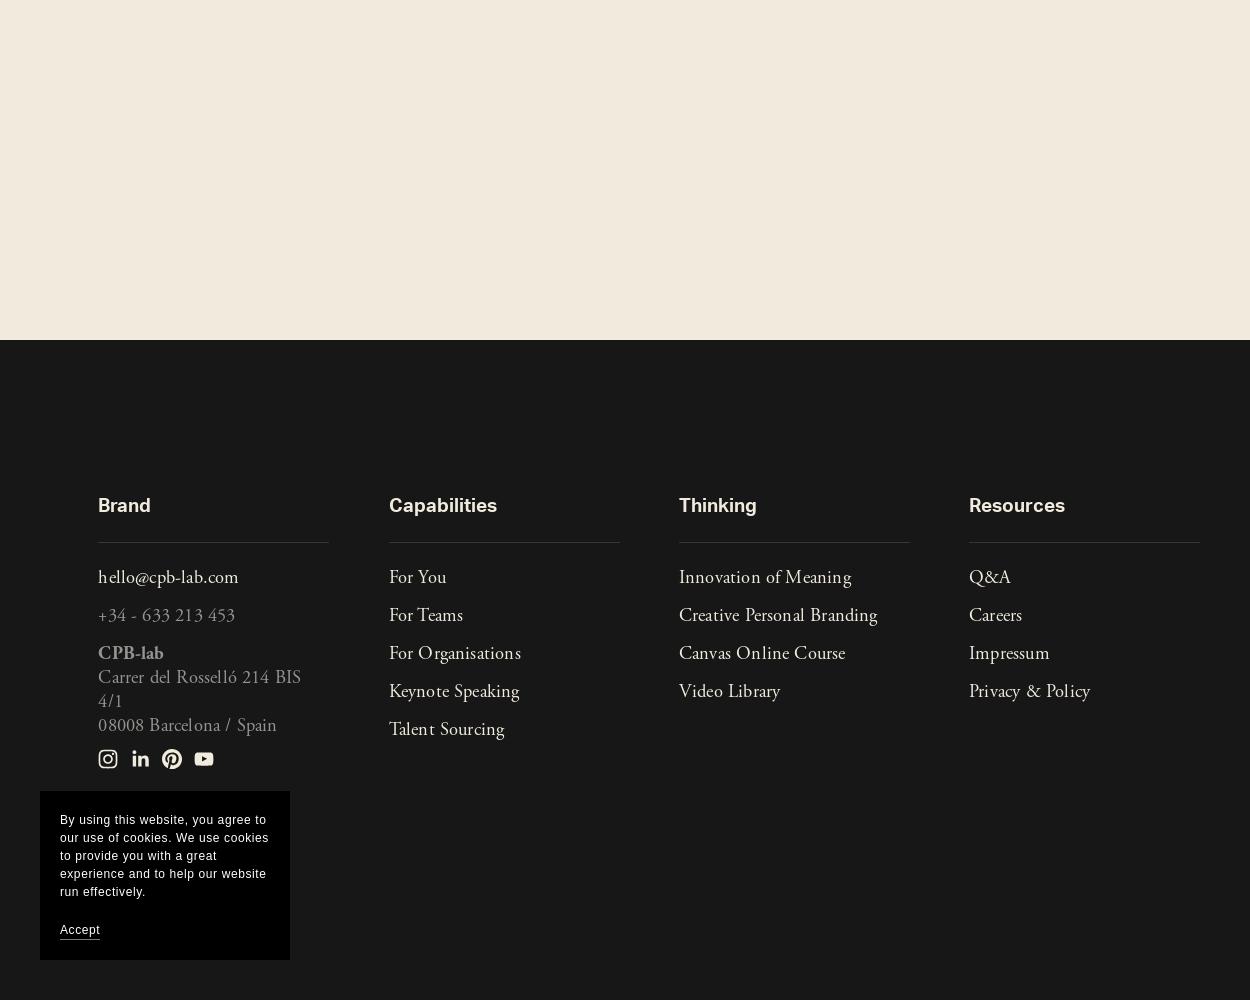 Image resolution: width=1250 pixels, height=1000 pixels. I want to click on 'hello@cpb-lab.com', so click(168, 577).